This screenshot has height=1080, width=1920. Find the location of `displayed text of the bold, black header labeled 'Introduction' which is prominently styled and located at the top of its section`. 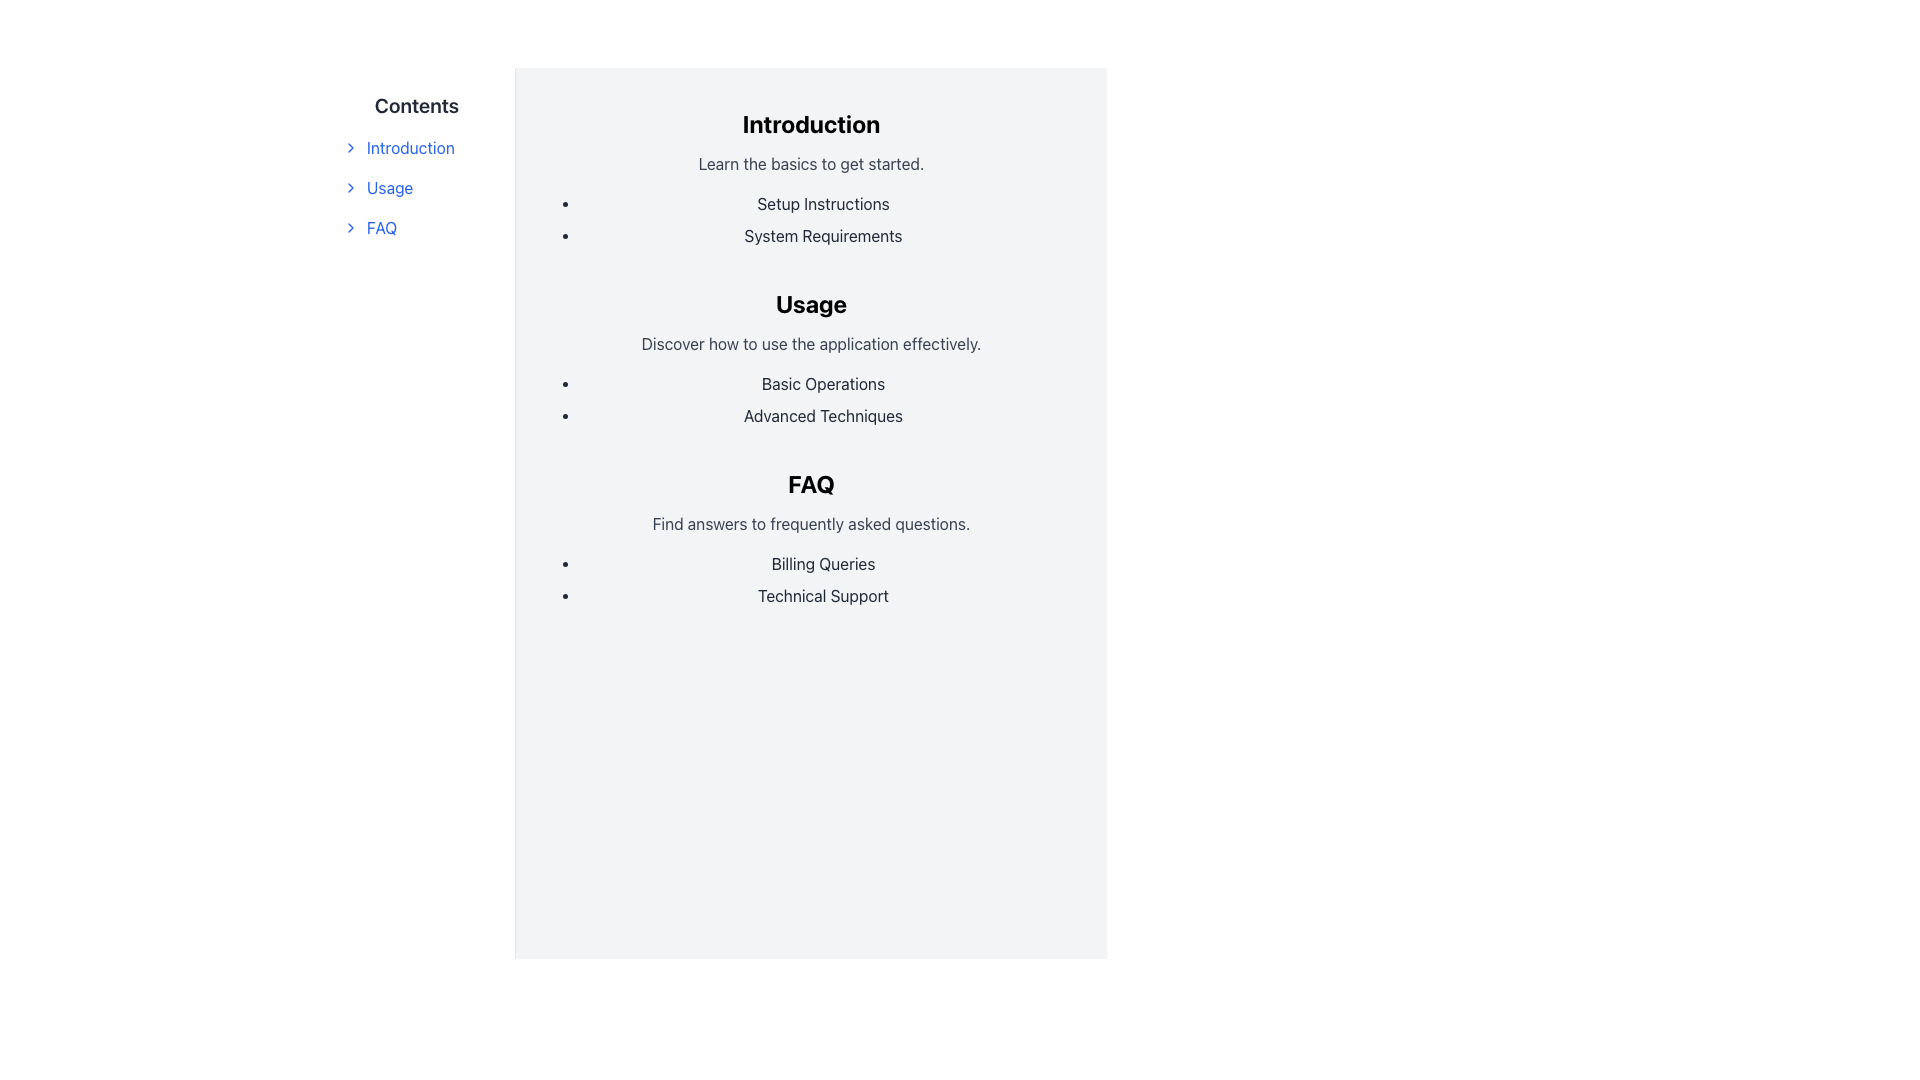

displayed text of the bold, black header labeled 'Introduction' which is prominently styled and located at the top of its section is located at coordinates (811, 123).